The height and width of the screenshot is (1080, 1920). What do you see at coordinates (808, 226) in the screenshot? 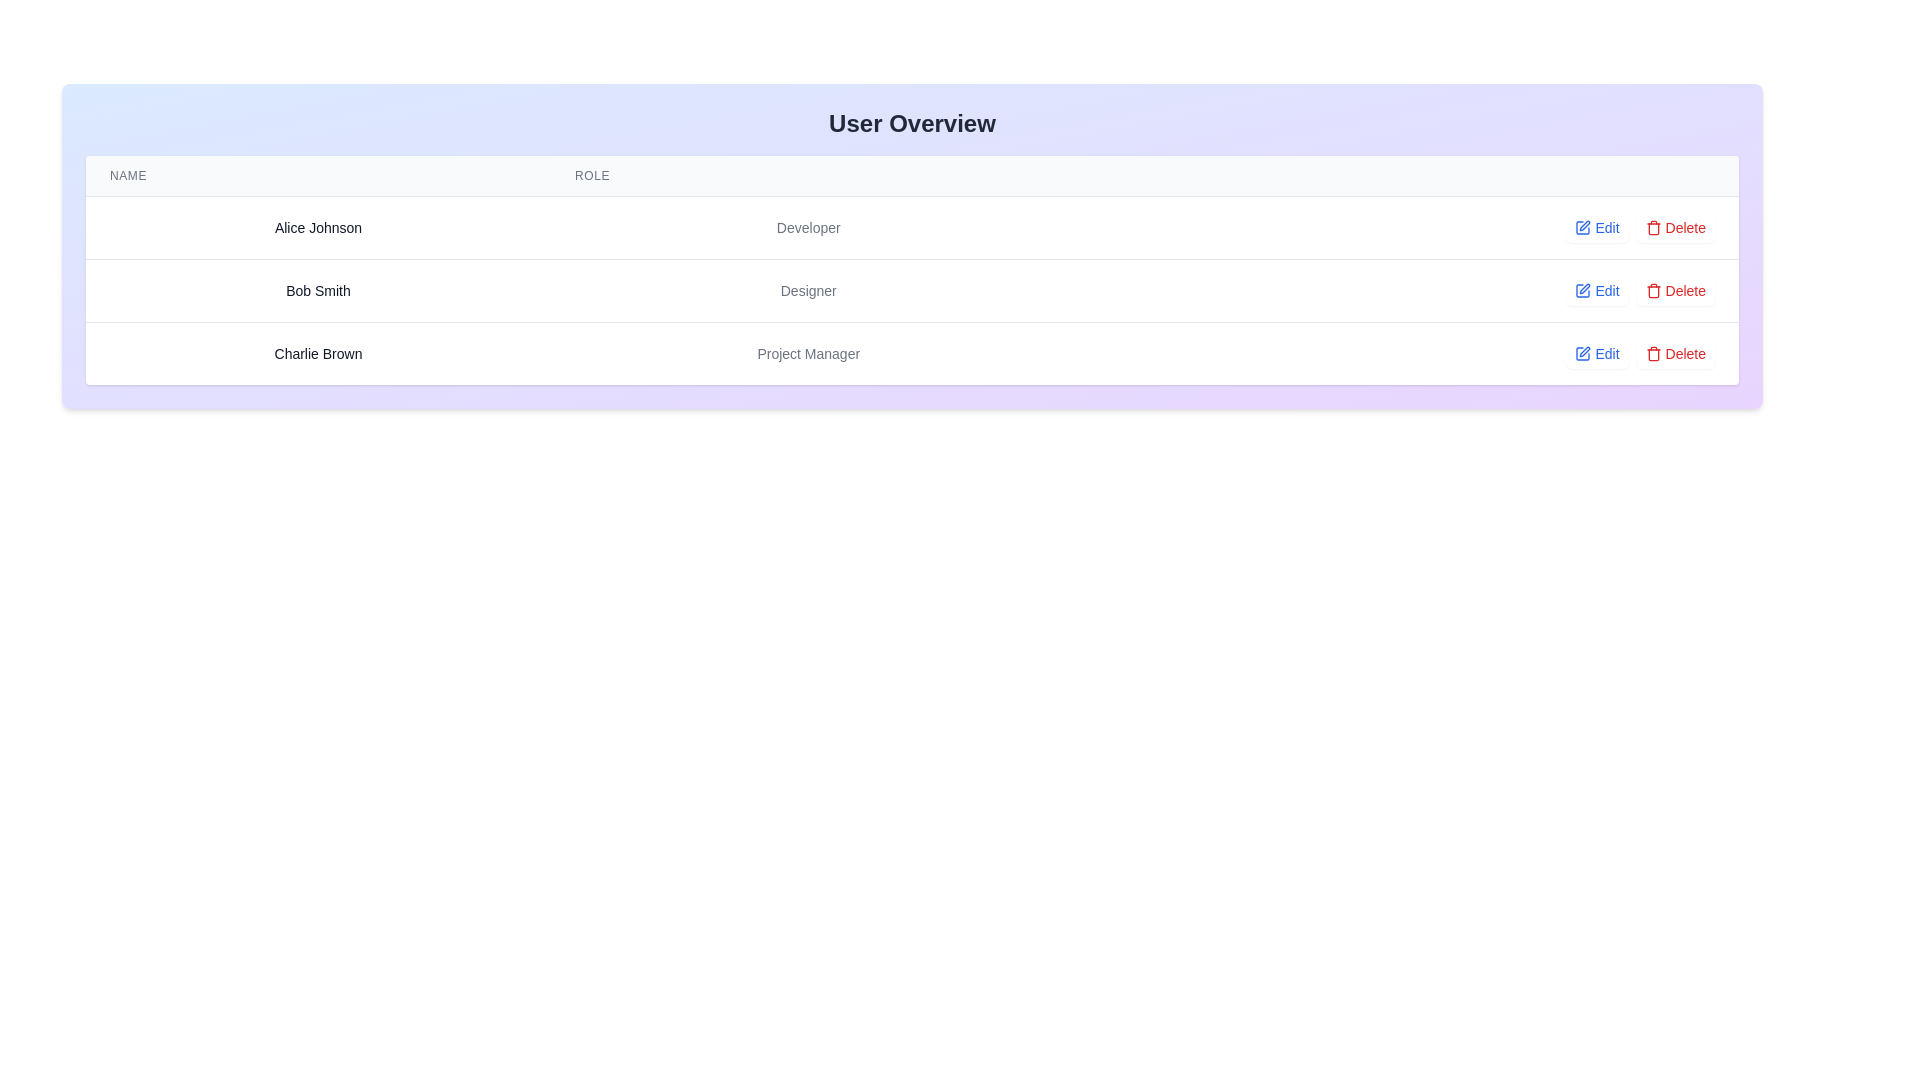
I see `the text label displaying the role associated with user 'Alice Johnson' in the user data table, located in the second column of the first row under the 'ROLE' header` at bounding box center [808, 226].